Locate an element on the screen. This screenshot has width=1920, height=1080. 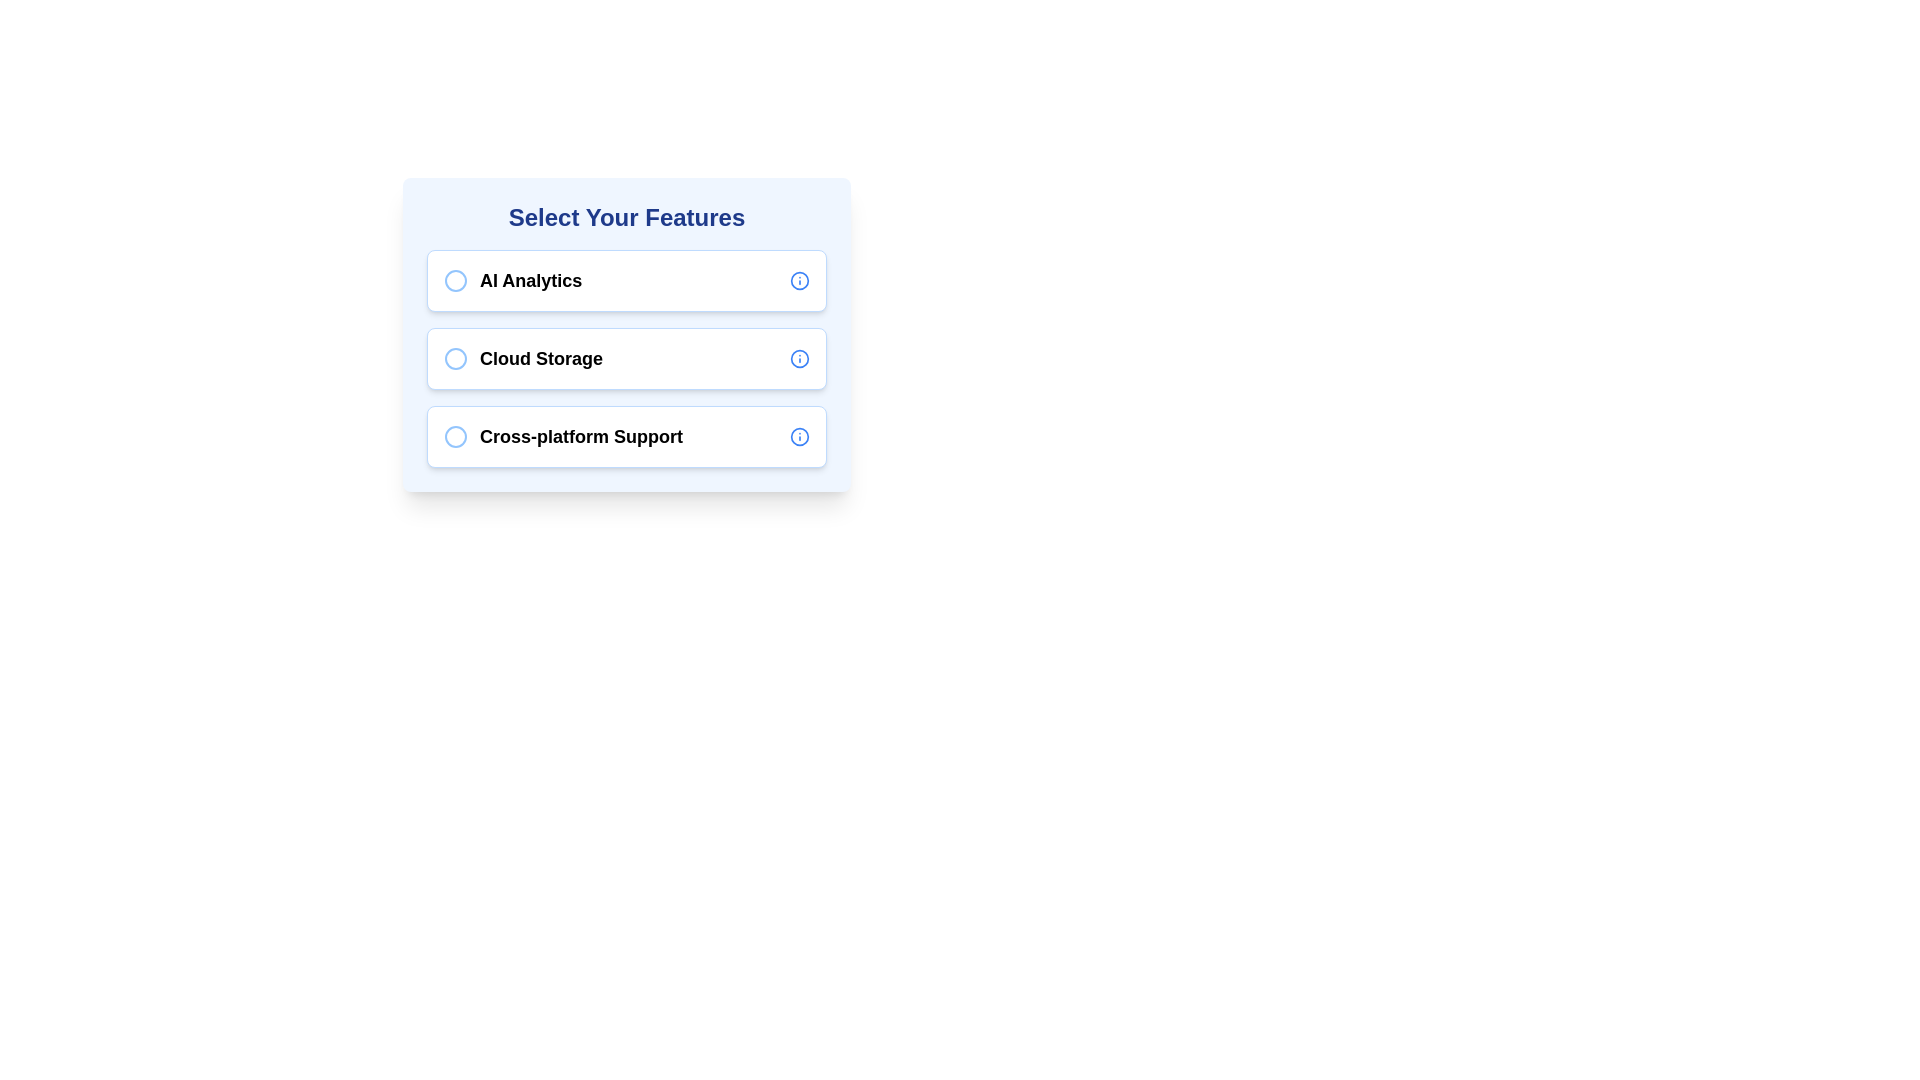
the information icon next to the 'AI Analytics' feature in the 'Select Your Features' list is located at coordinates (800, 281).